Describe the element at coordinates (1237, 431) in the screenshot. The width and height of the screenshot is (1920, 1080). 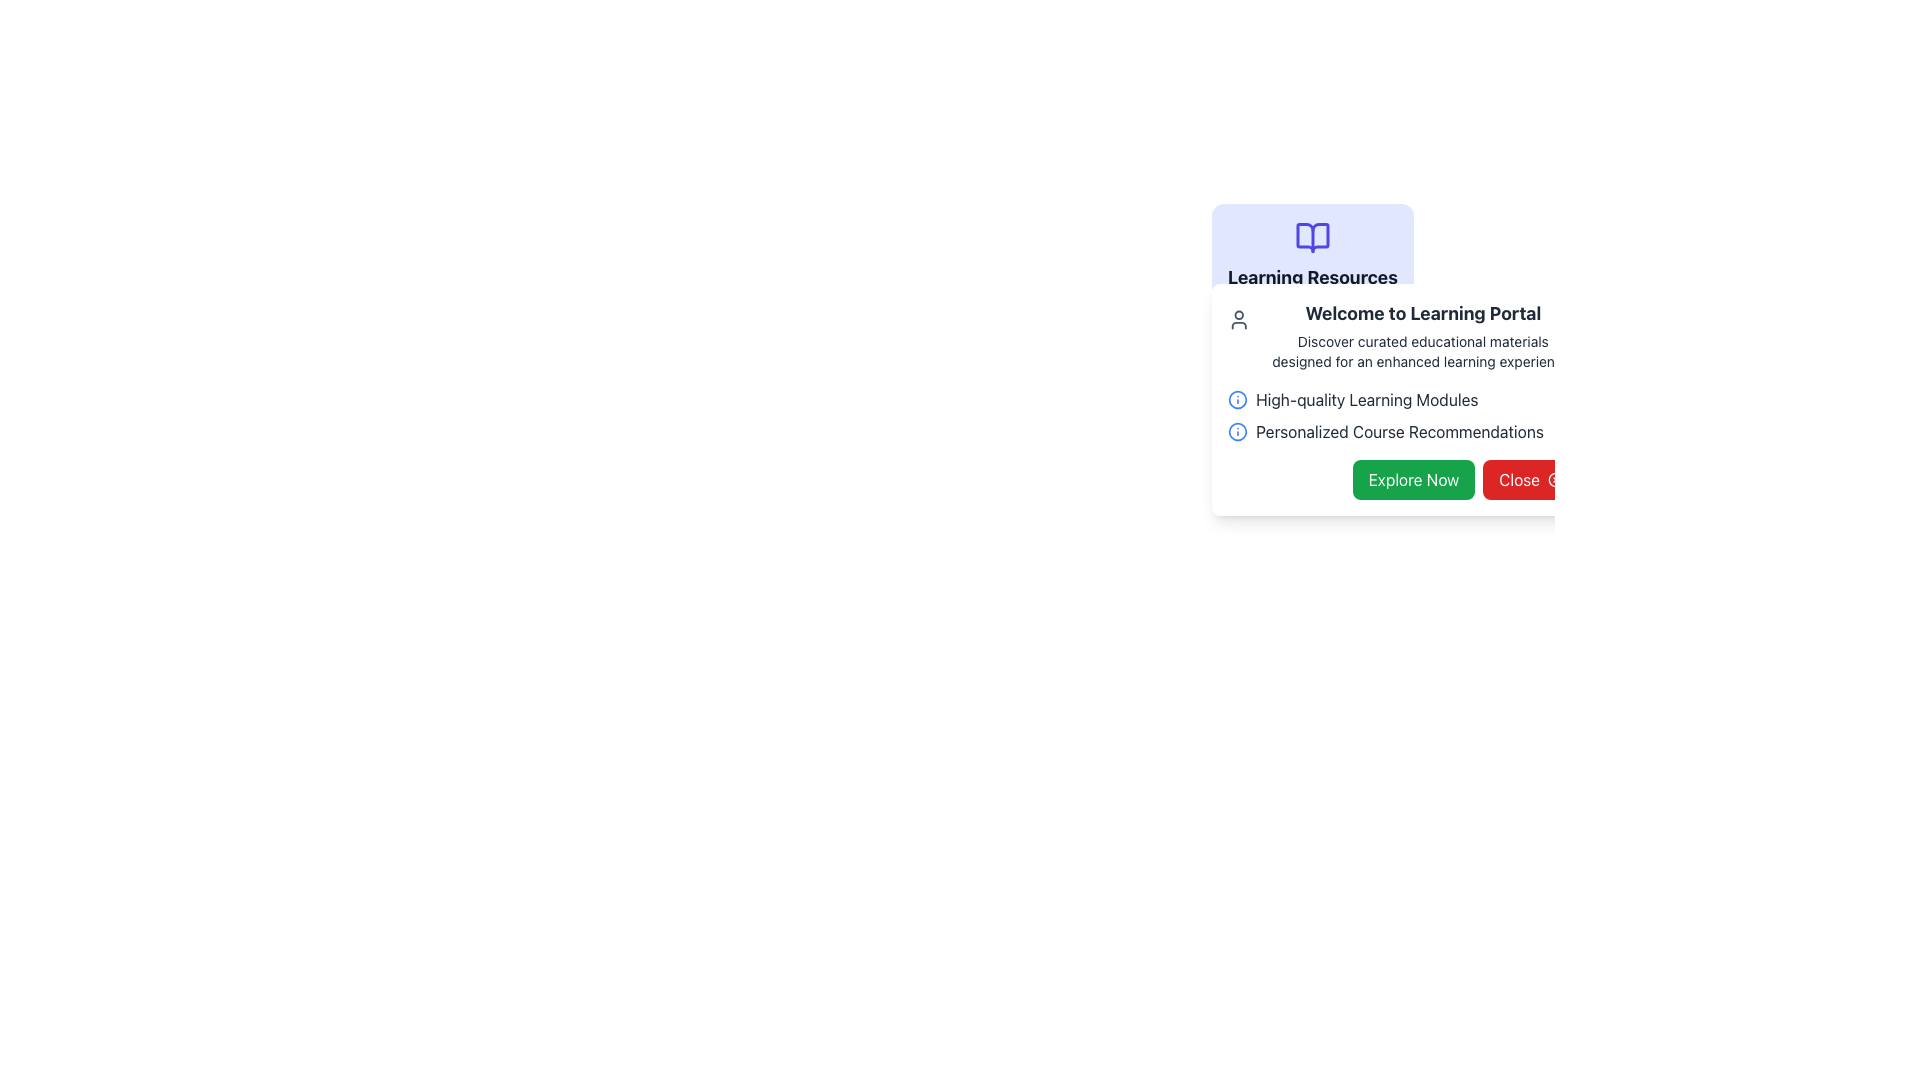
I see `the visual indicator icon that signifies 'Personalized Course Recommendations', located near the bottom center of the UI` at that location.